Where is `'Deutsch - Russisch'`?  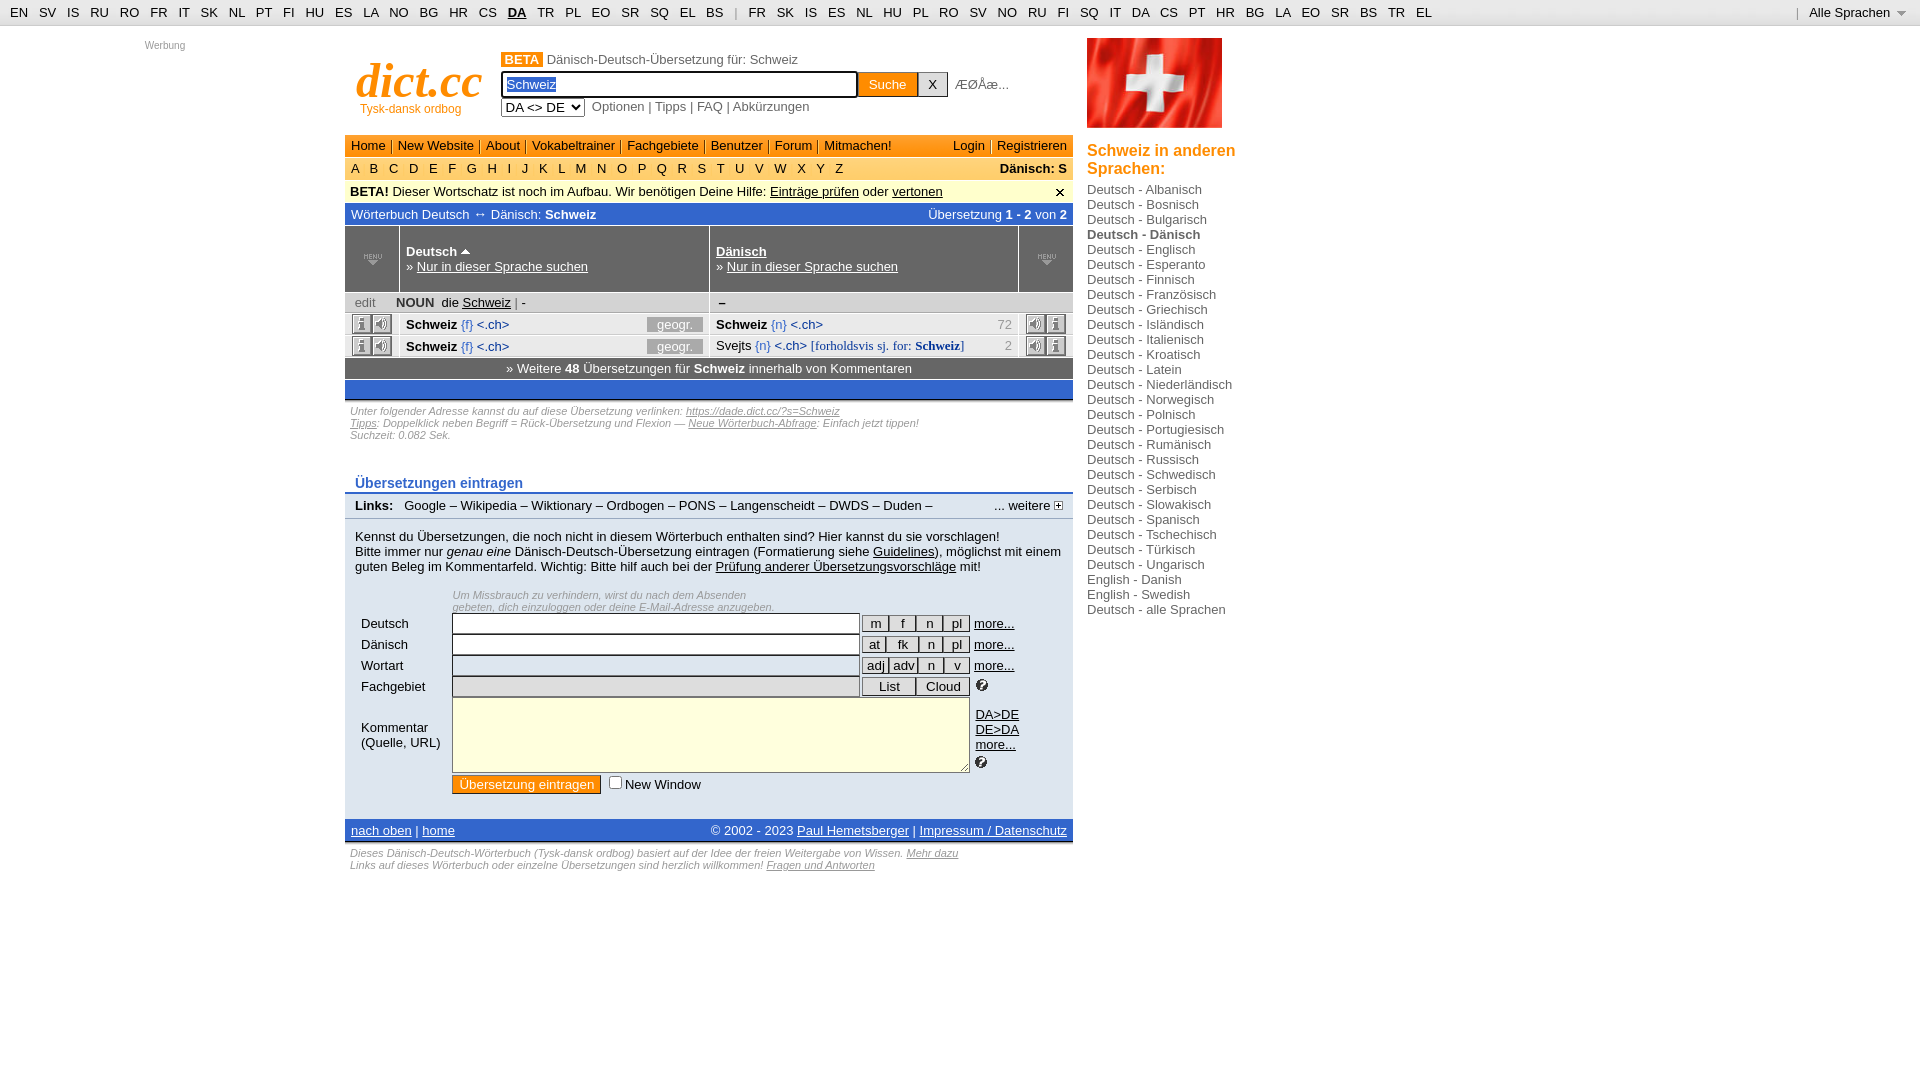 'Deutsch - Russisch' is located at coordinates (1142, 459).